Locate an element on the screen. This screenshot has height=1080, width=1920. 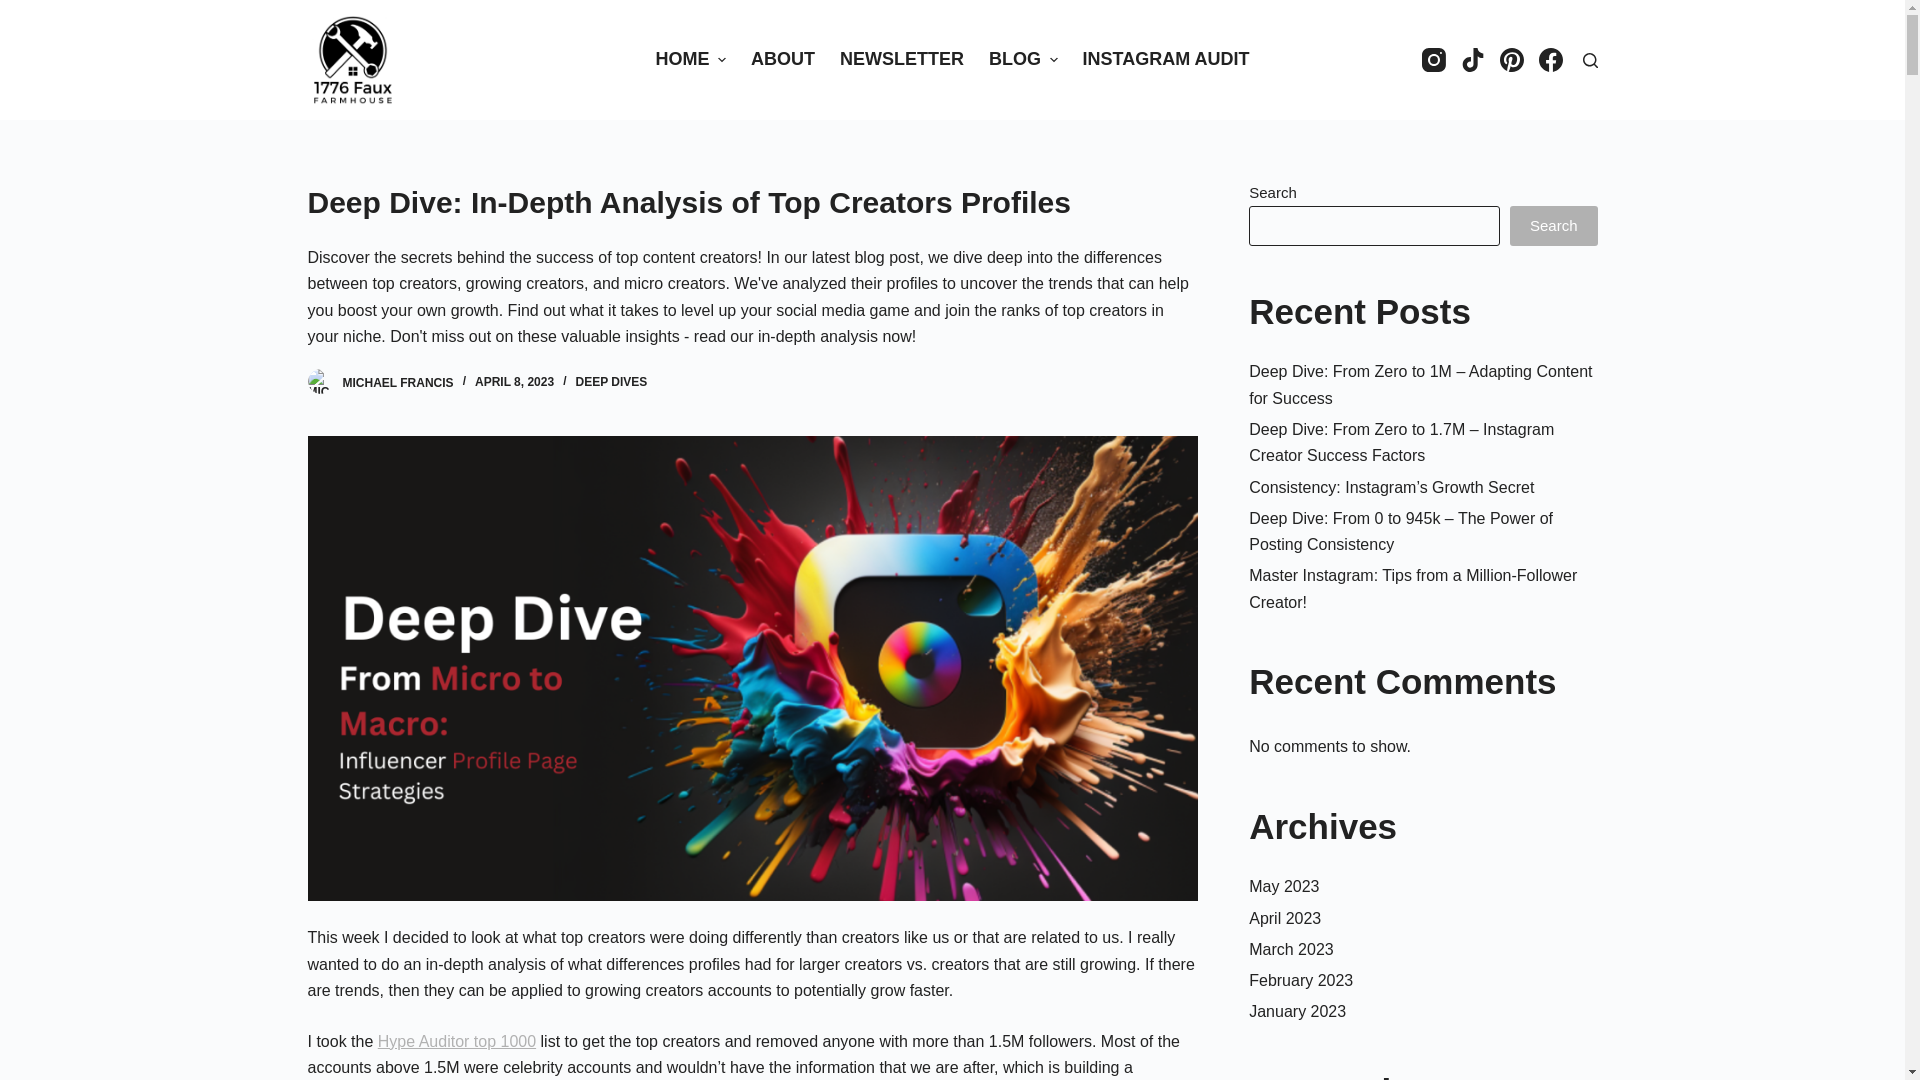
'HOME' is located at coordinates (643, 59).